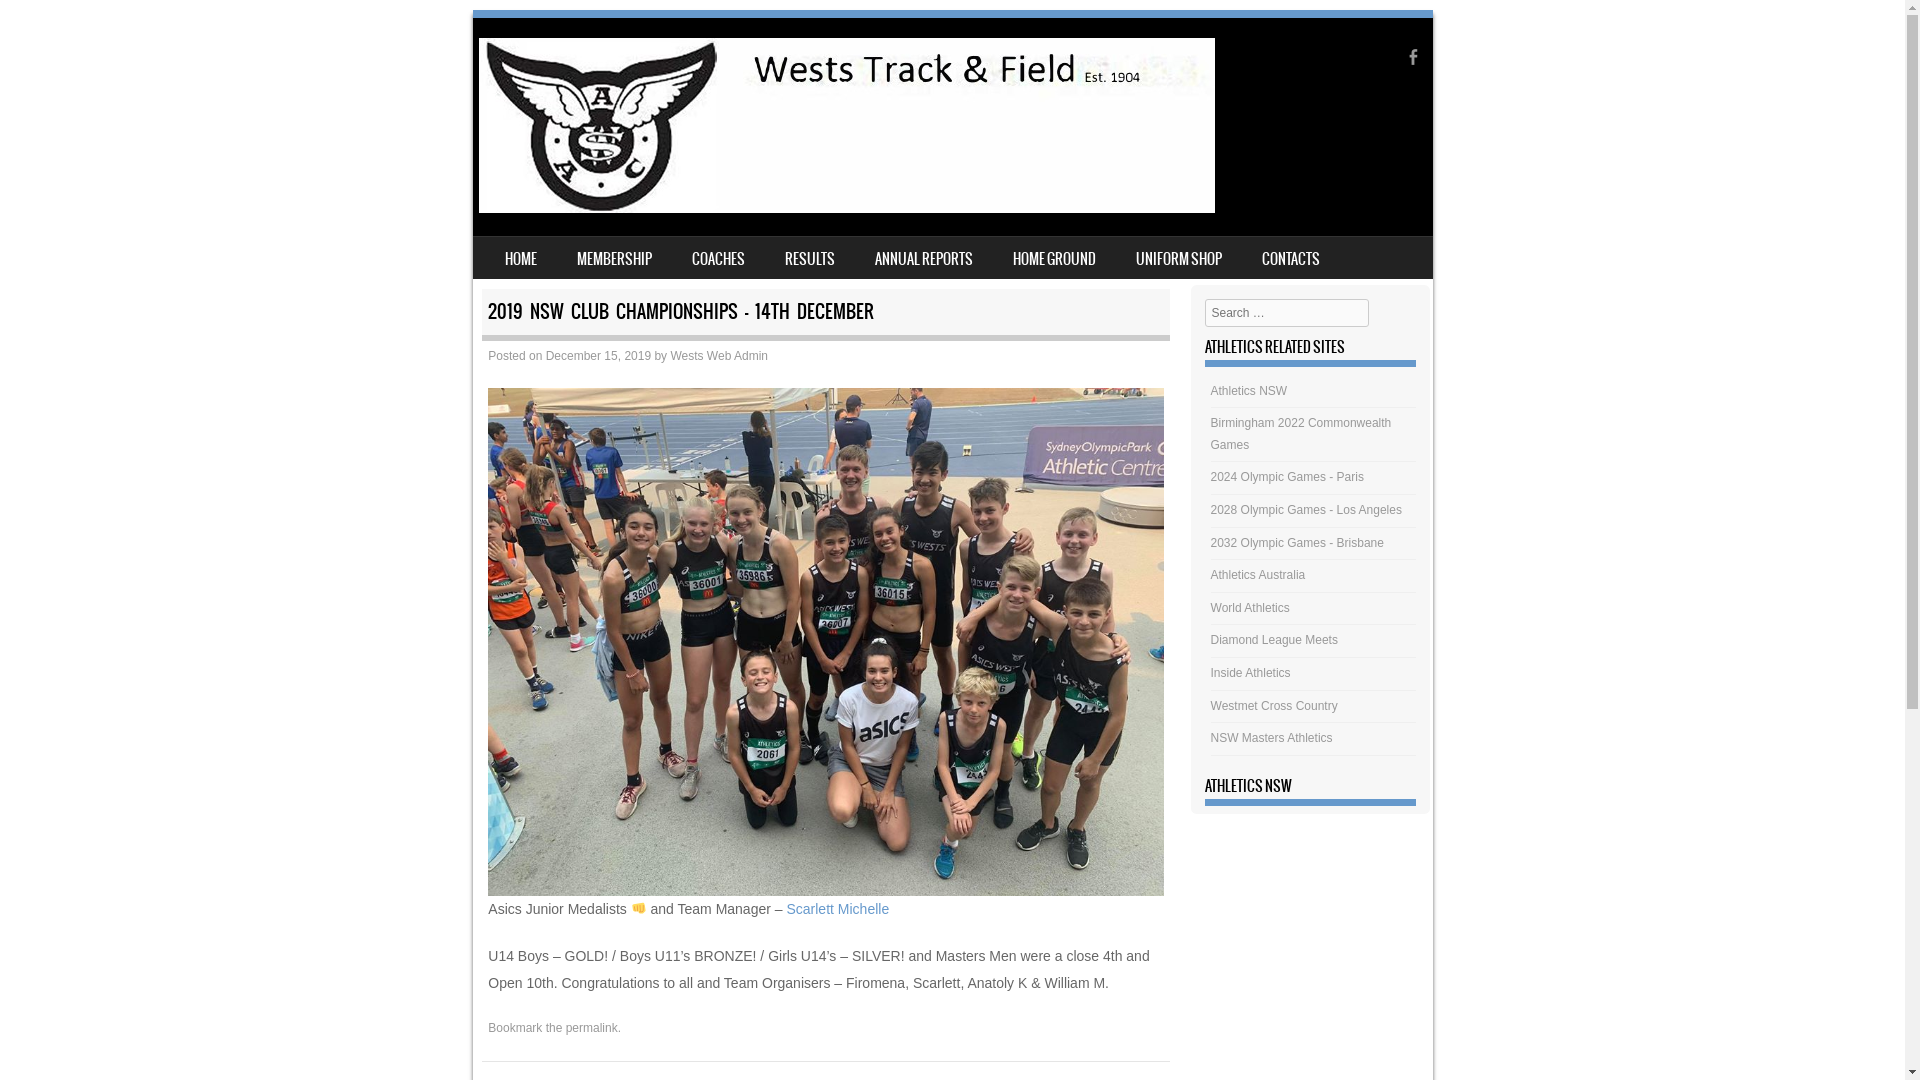  Describe the element at coordinates (612, 257) in the screenshot. I see `'MEMBERSHIP'` at that location.